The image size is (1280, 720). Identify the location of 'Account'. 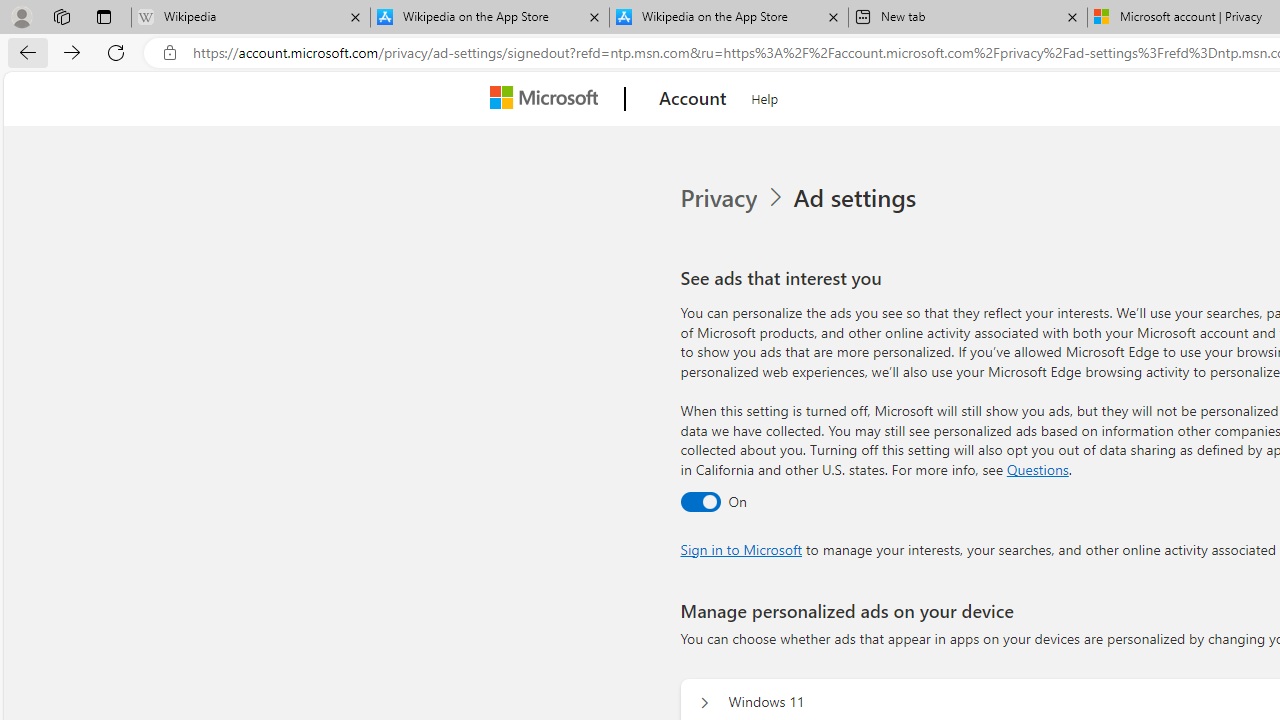
(693, 99).